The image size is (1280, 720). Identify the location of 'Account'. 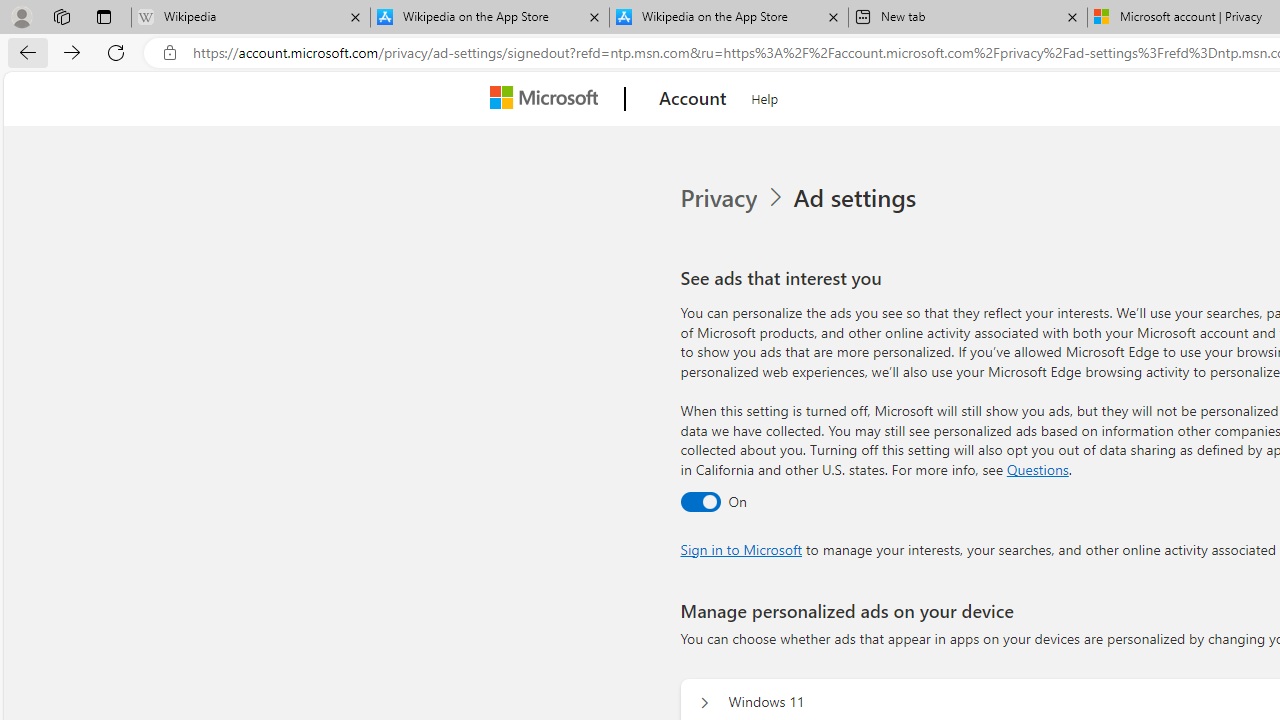
(693, 99).